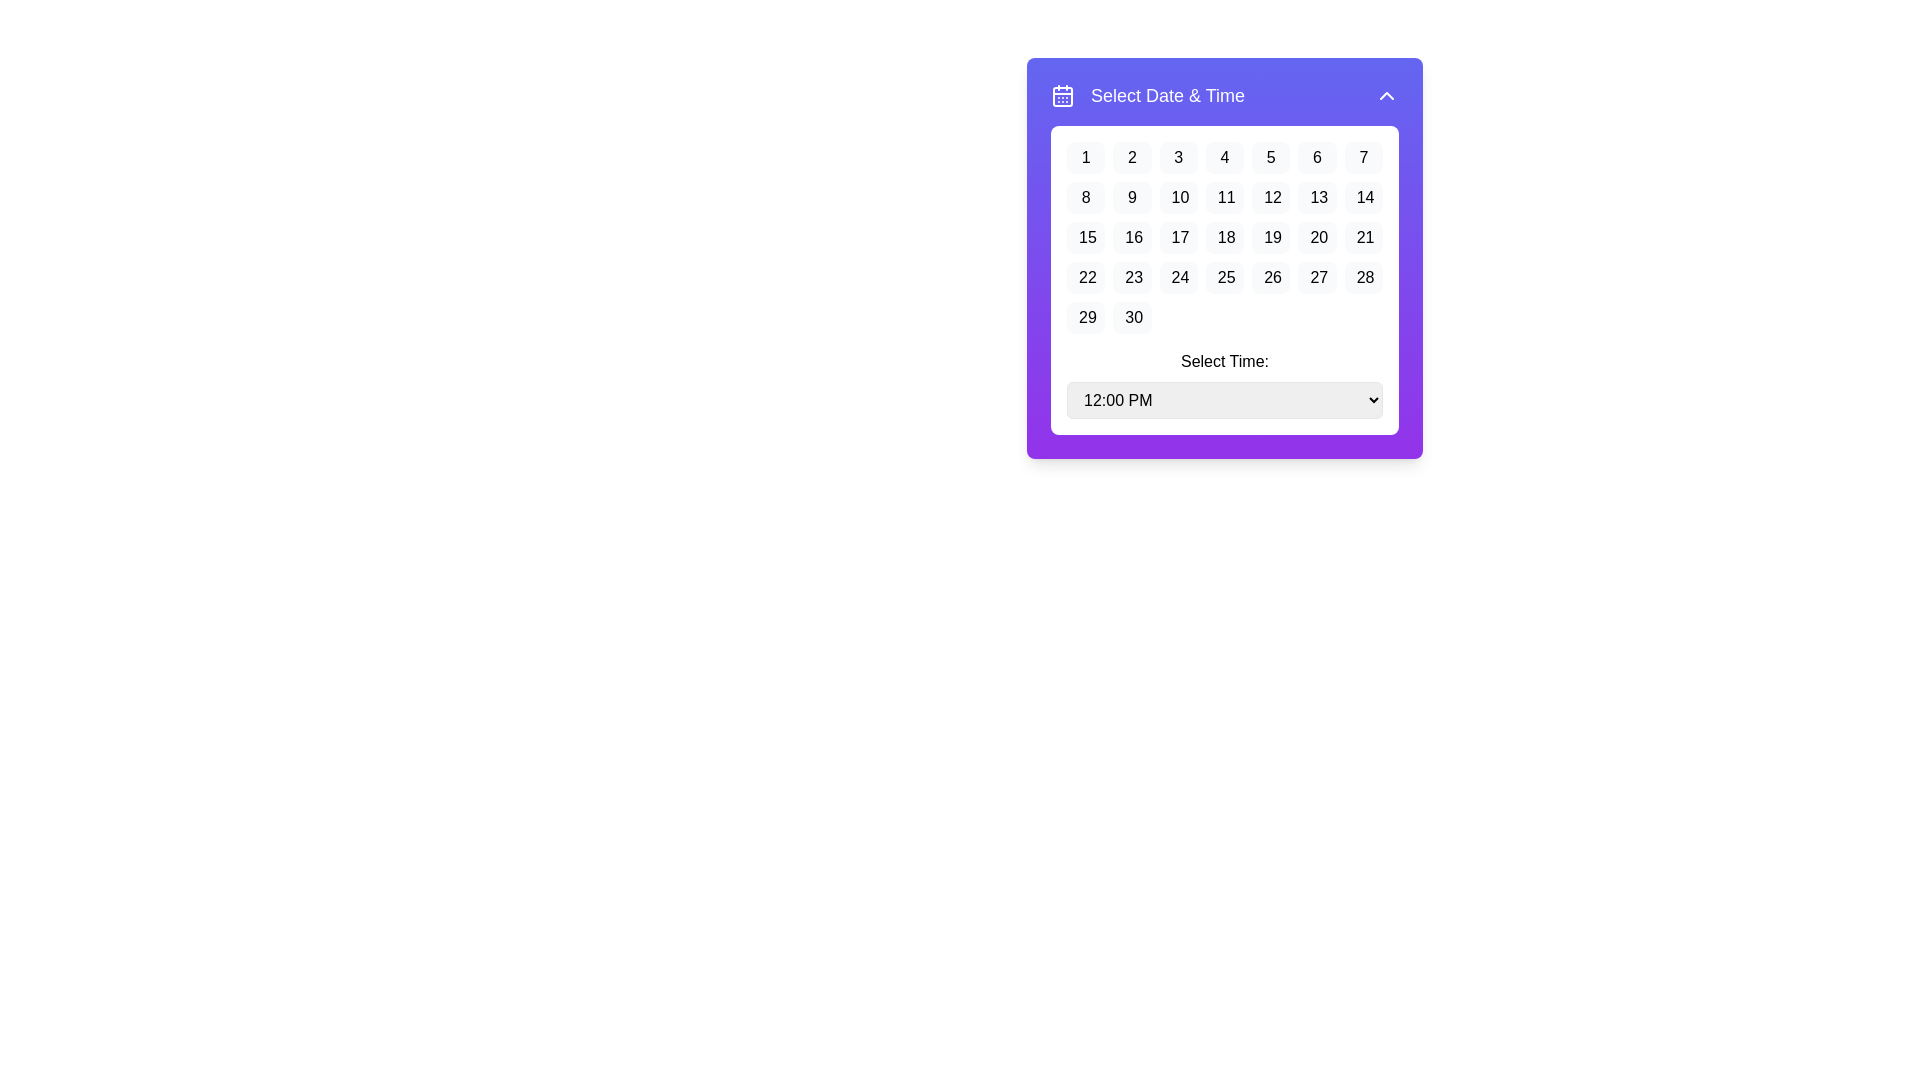  I want to click on text and icon displayed in the label at the top-left corner of the purple box containing date and time selection elements, so click(1147, 96).